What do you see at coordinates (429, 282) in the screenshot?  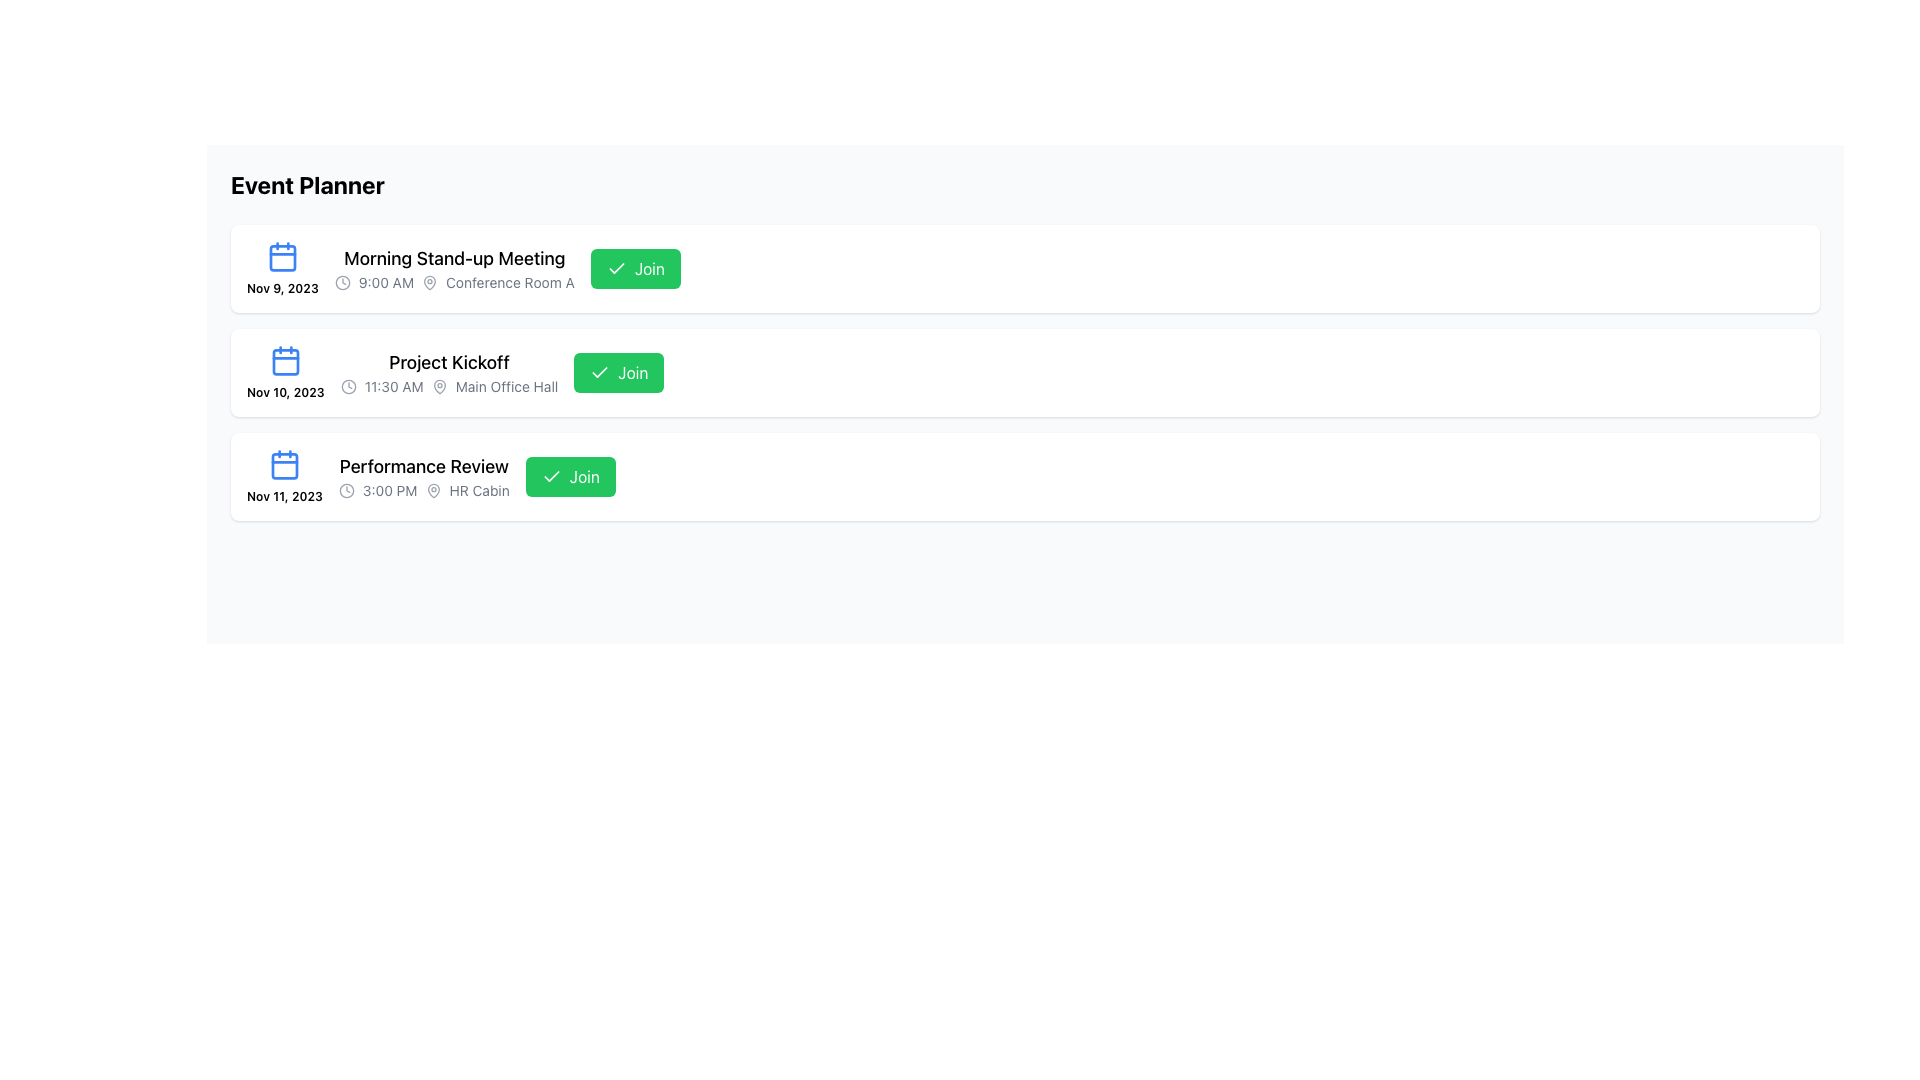 I see `the pin-shaped location marker icon adjacent to the text 'Conference Room A' in the 'Morning Stand-up Meeting' entry` at bounding box center [429, 282].